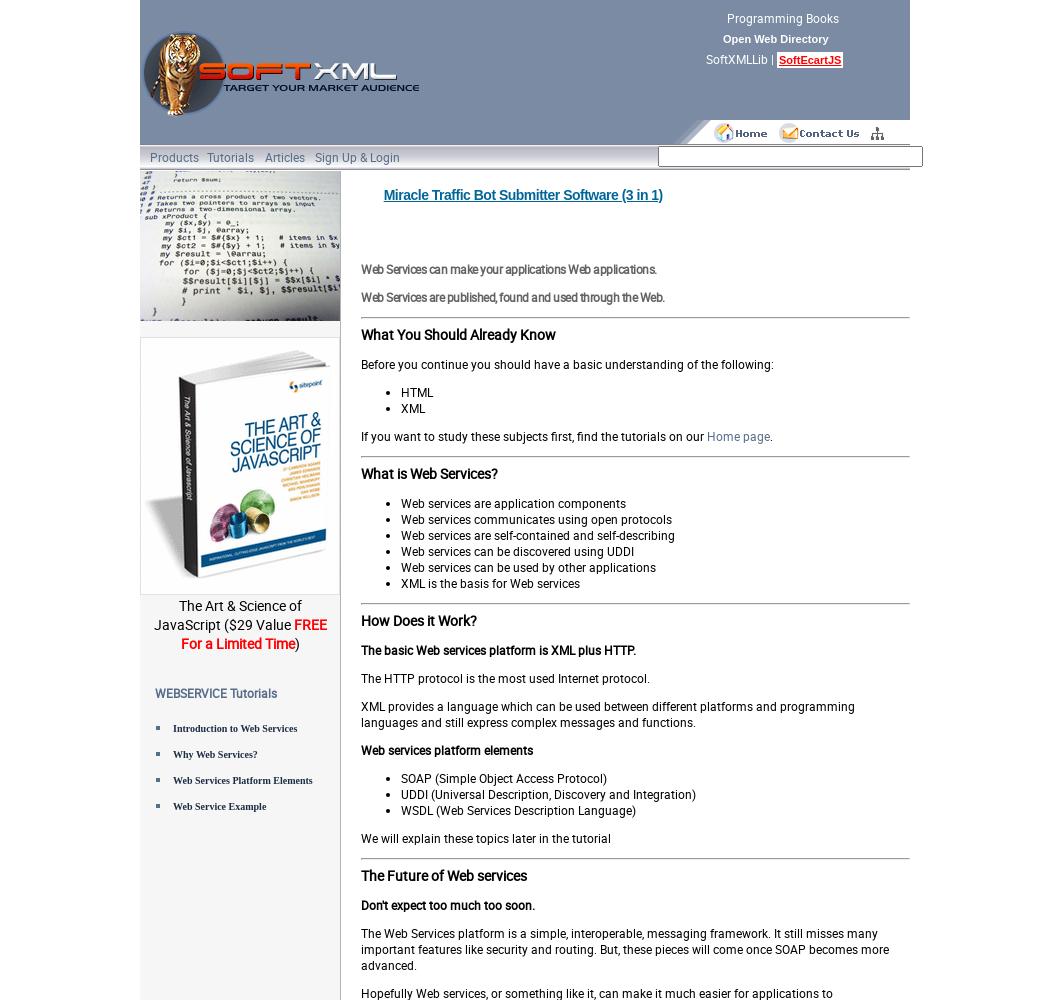  I want to click on 'Web services are self-contained and self-describing', so click(538, 535).